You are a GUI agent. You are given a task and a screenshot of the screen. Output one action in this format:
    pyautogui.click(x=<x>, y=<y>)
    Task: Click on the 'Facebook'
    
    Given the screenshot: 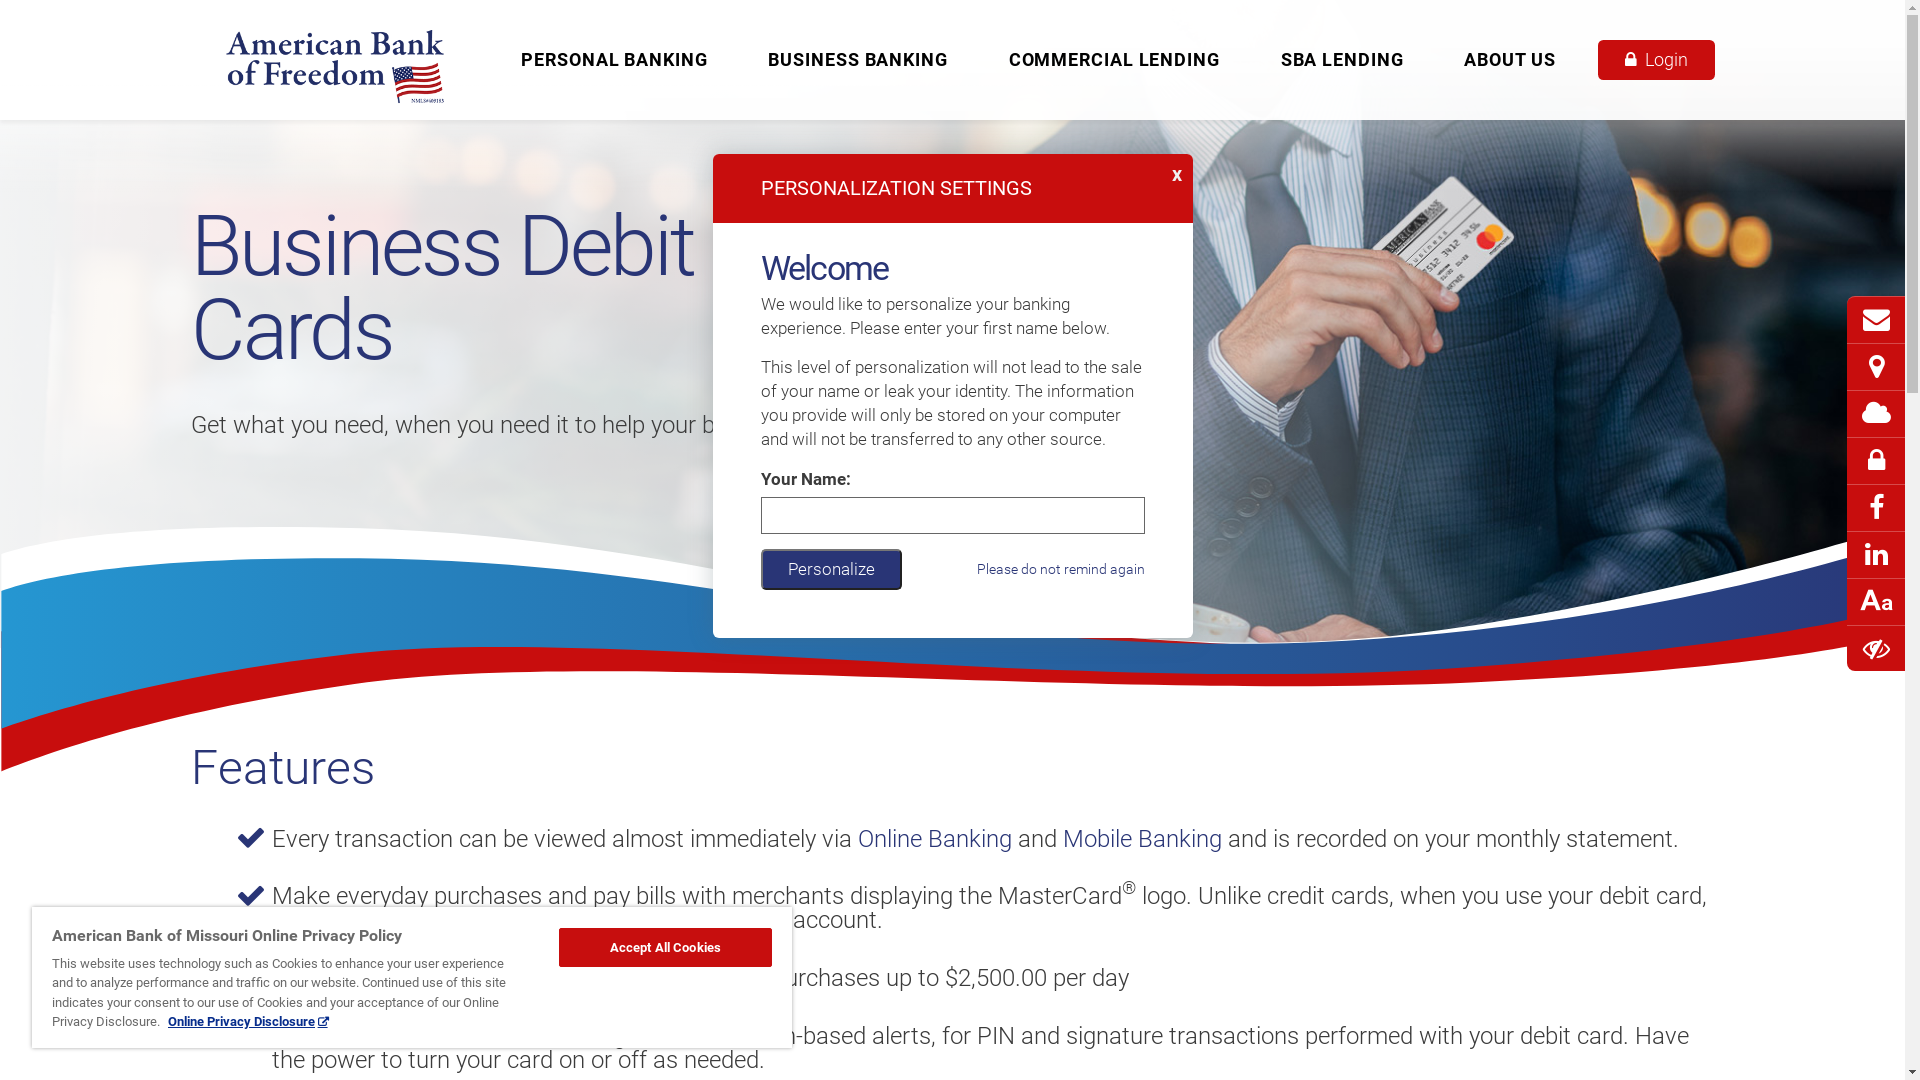 What is the action you would take?
    pyautogui.click(x=1875, y=516)
    